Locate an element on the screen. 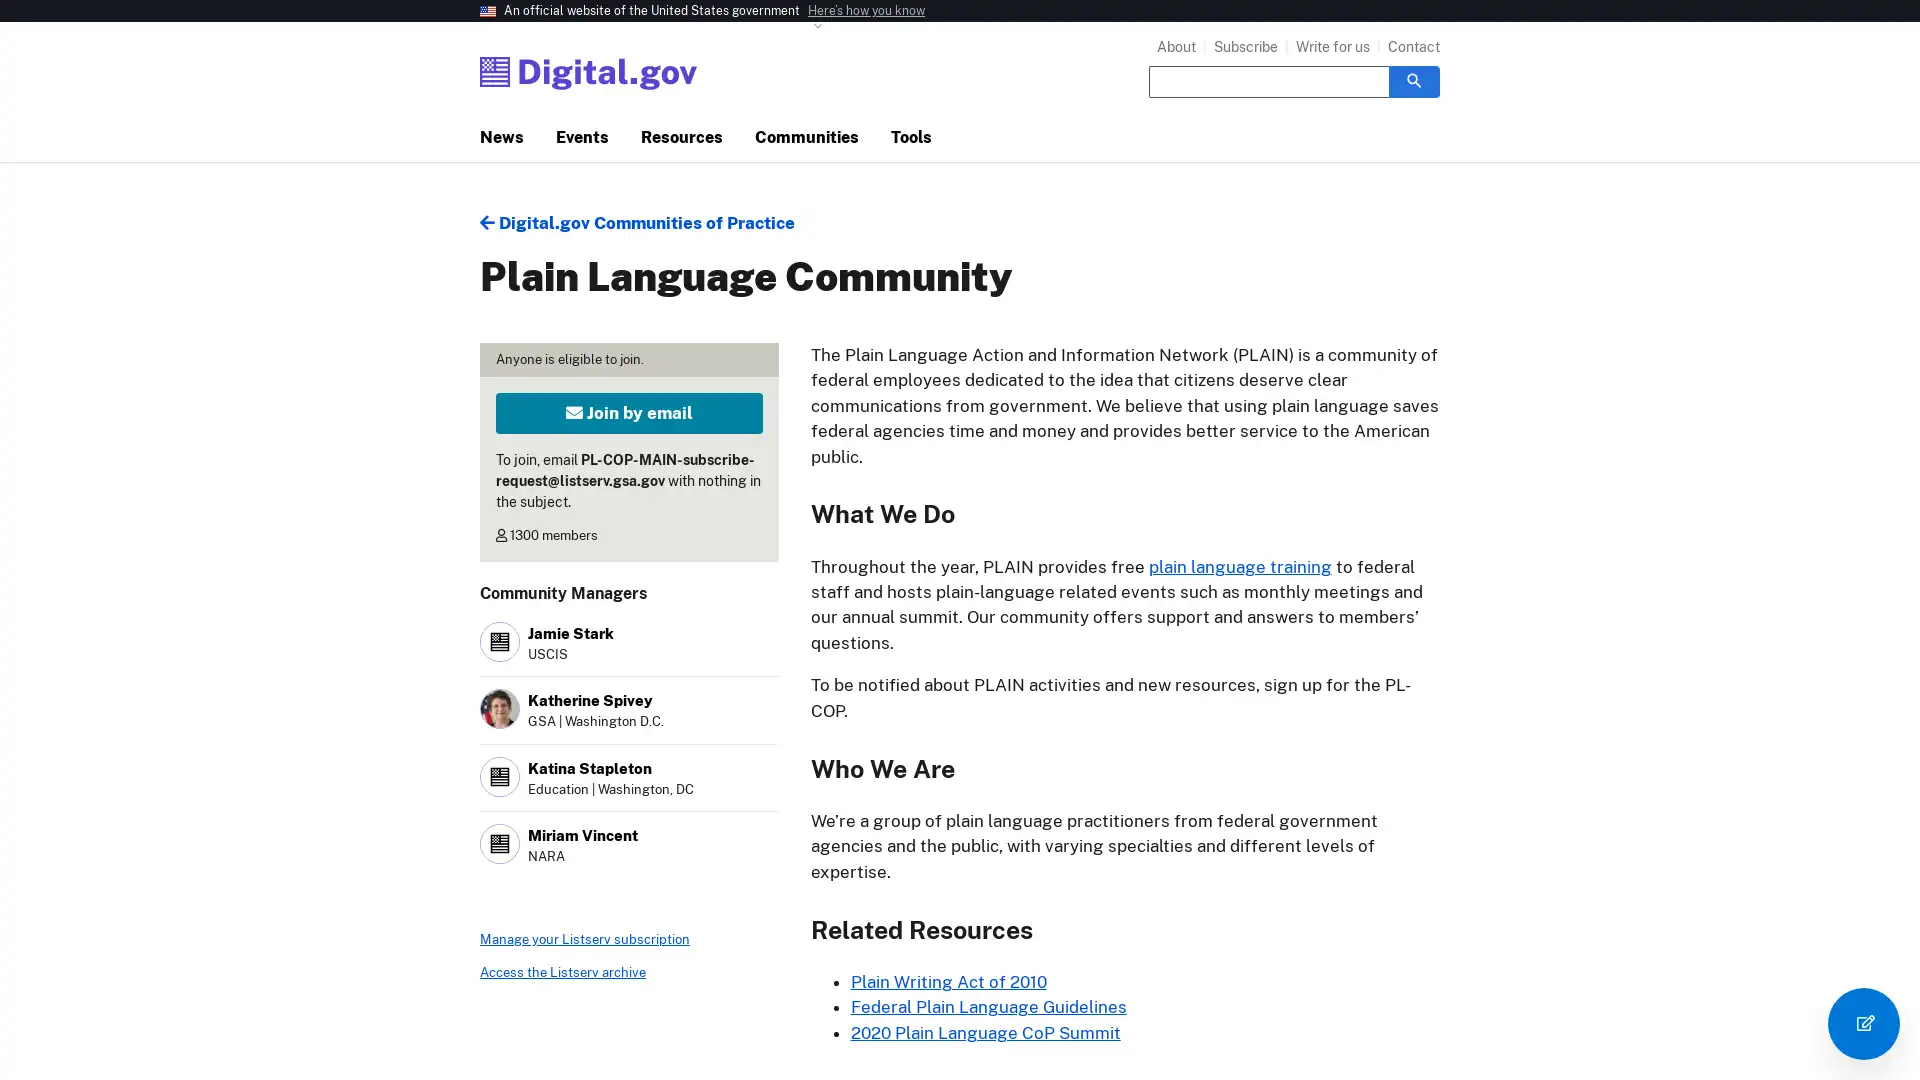  edit is located at coordinates (1862, 1023).